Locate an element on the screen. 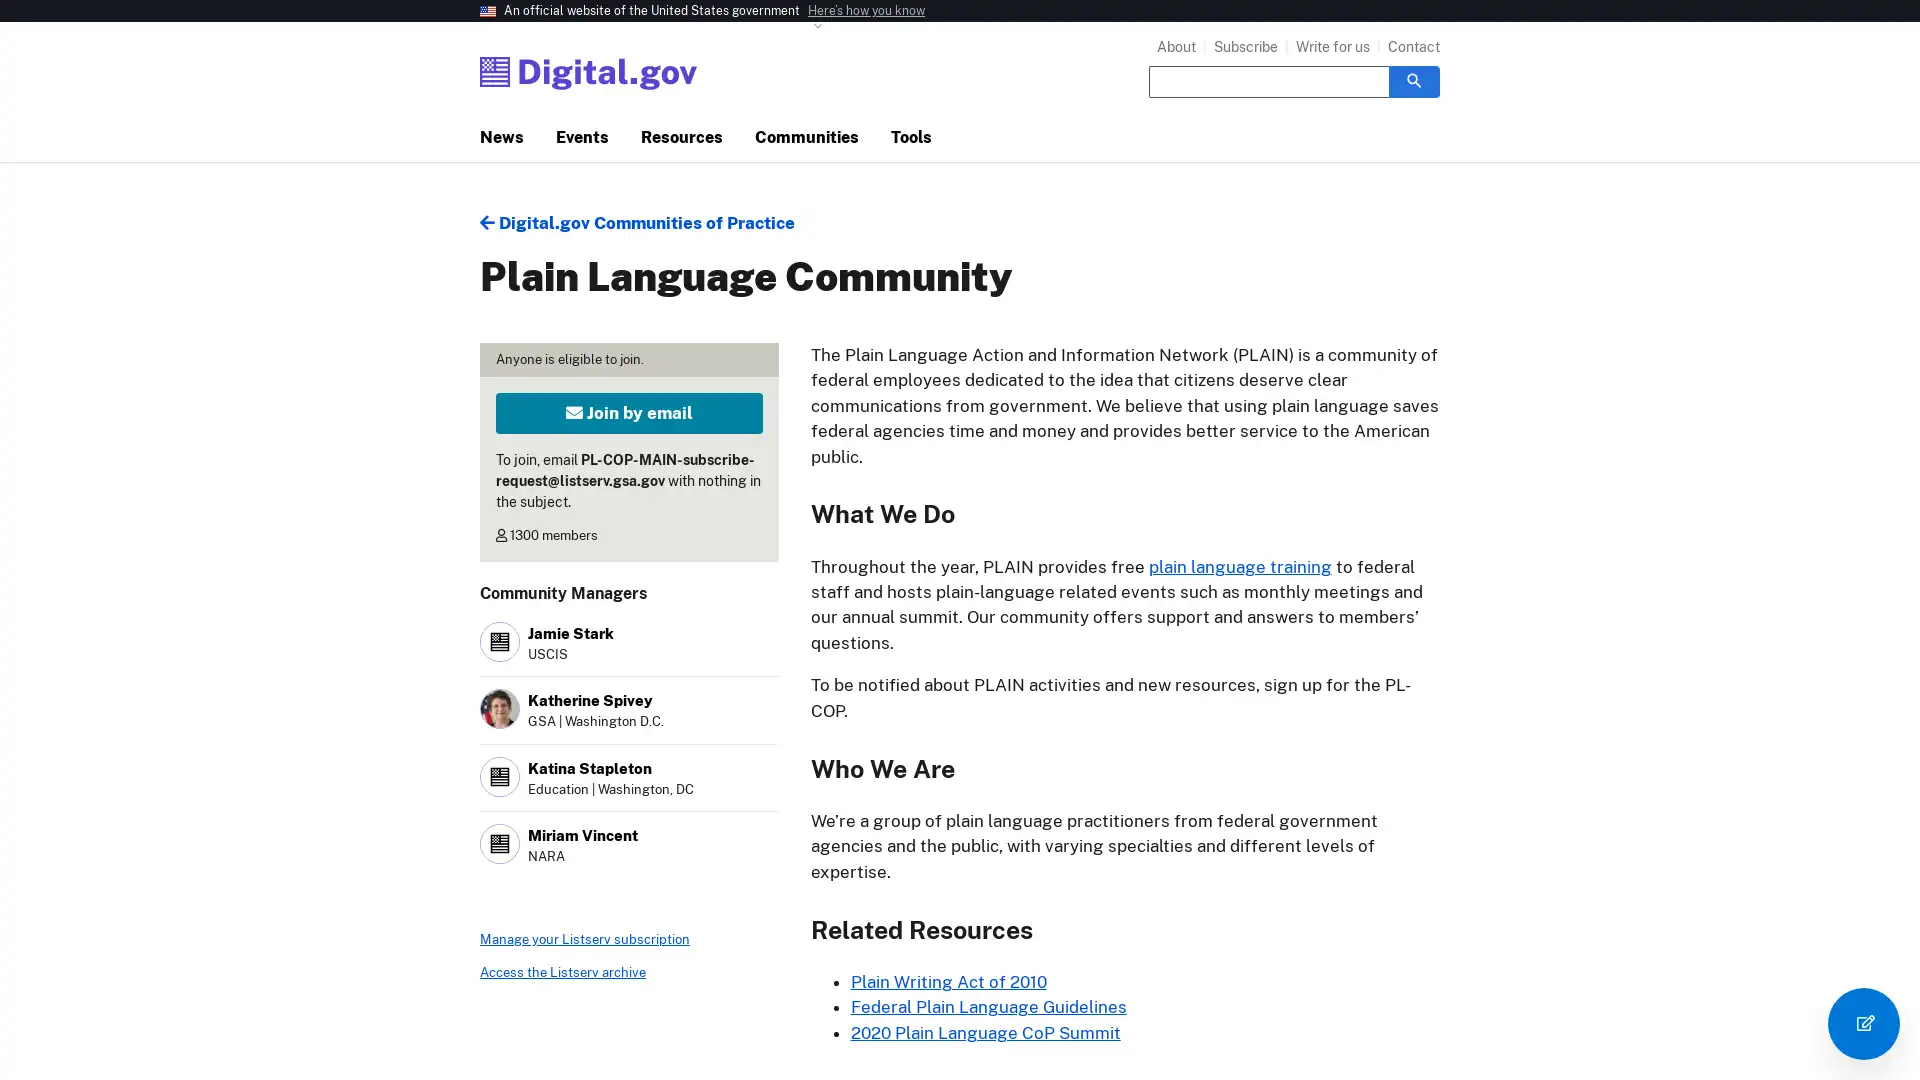  edit is located at coordinates (1862, 1023).